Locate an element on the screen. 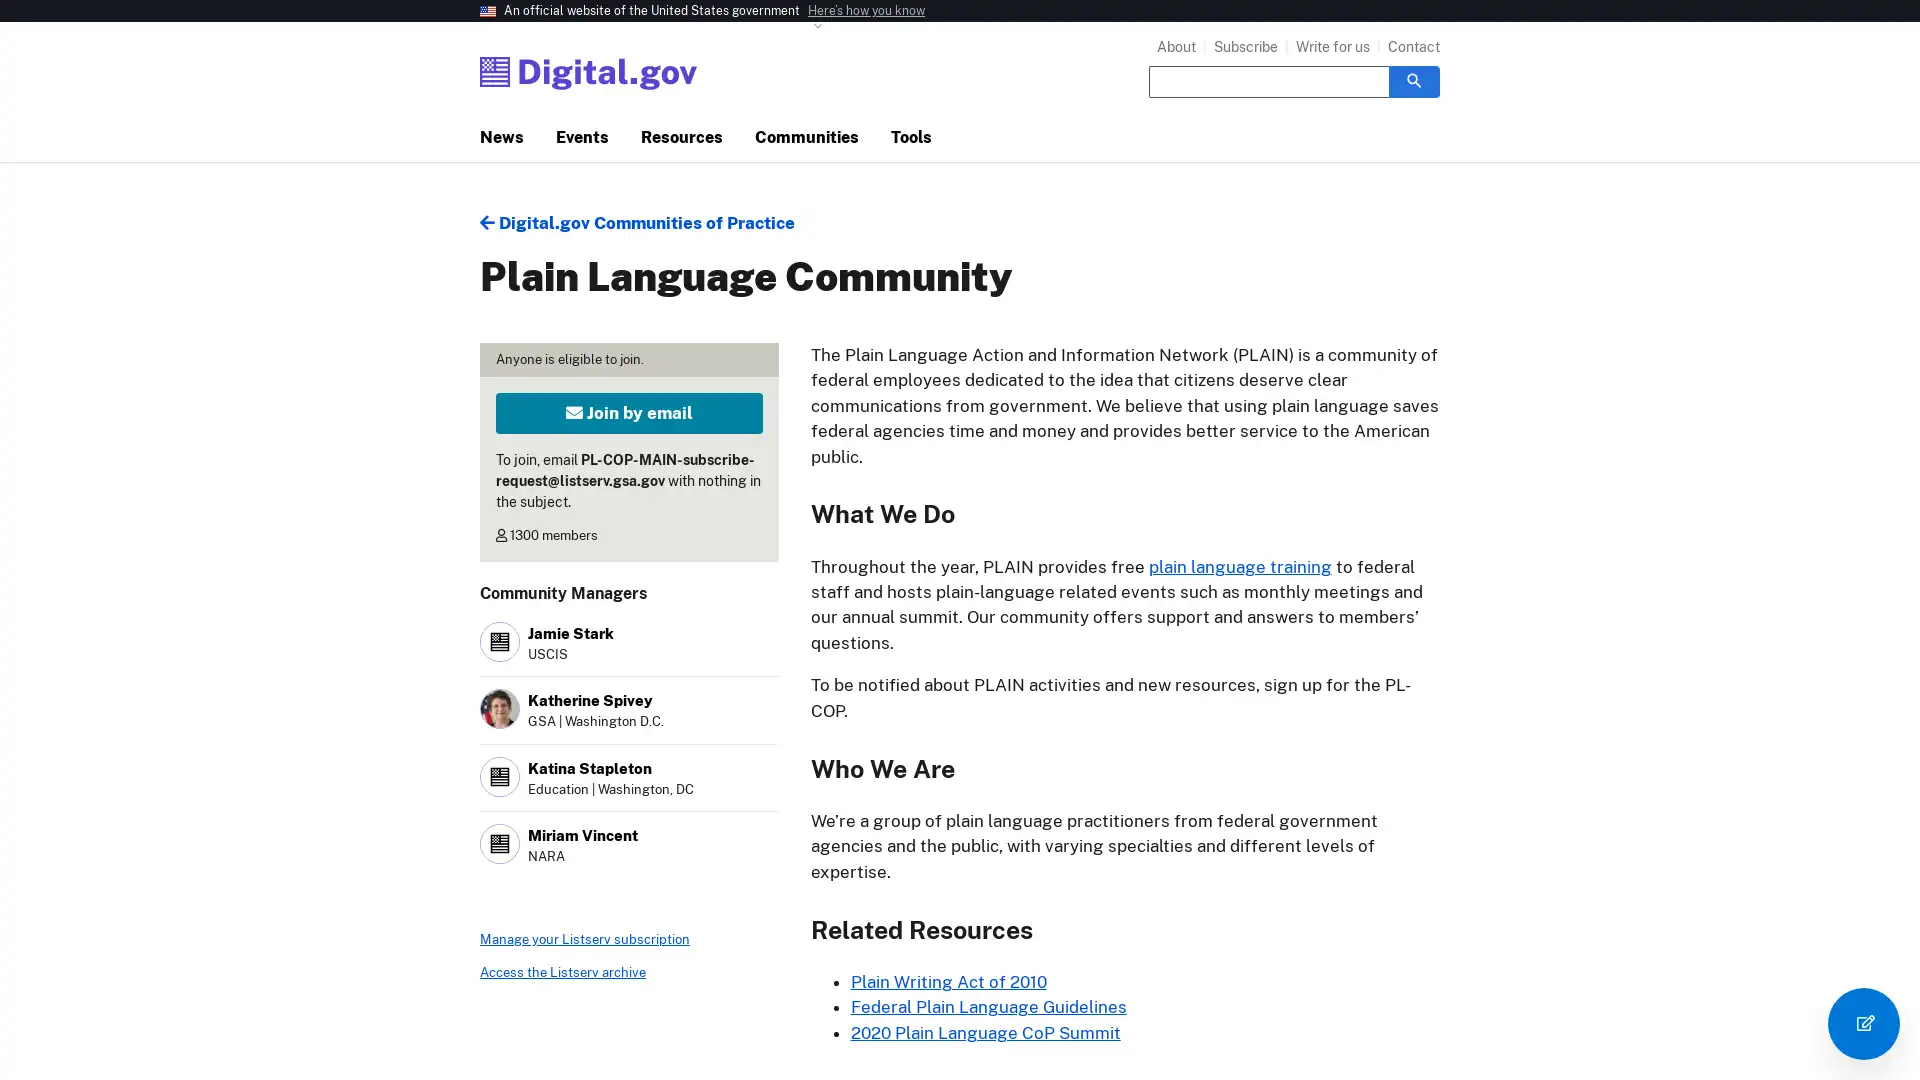  edit is located at coordinates (1862, 1023).